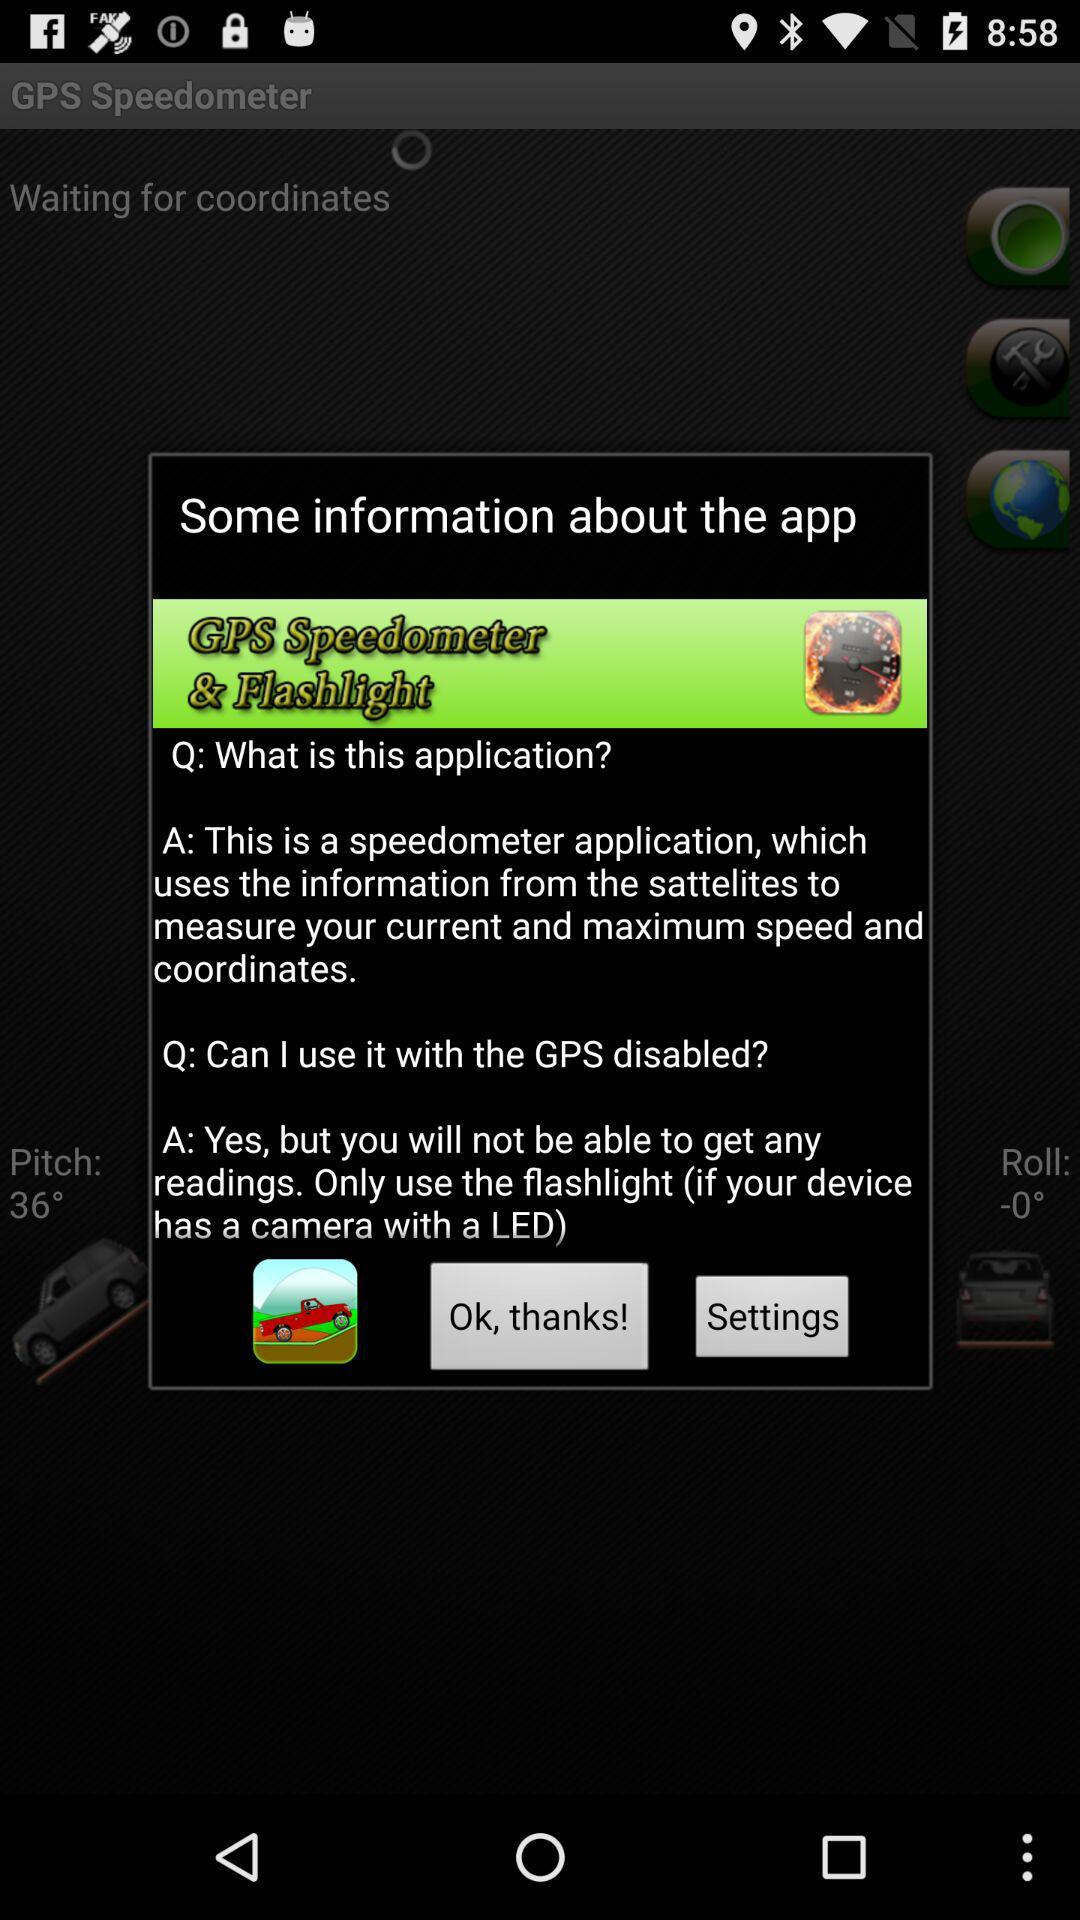 The height and width of the screenshot is (1920, 1080). Describe the element at coordinates (305, 1311) in the screenshot. I see `game app icon for information` at that location.